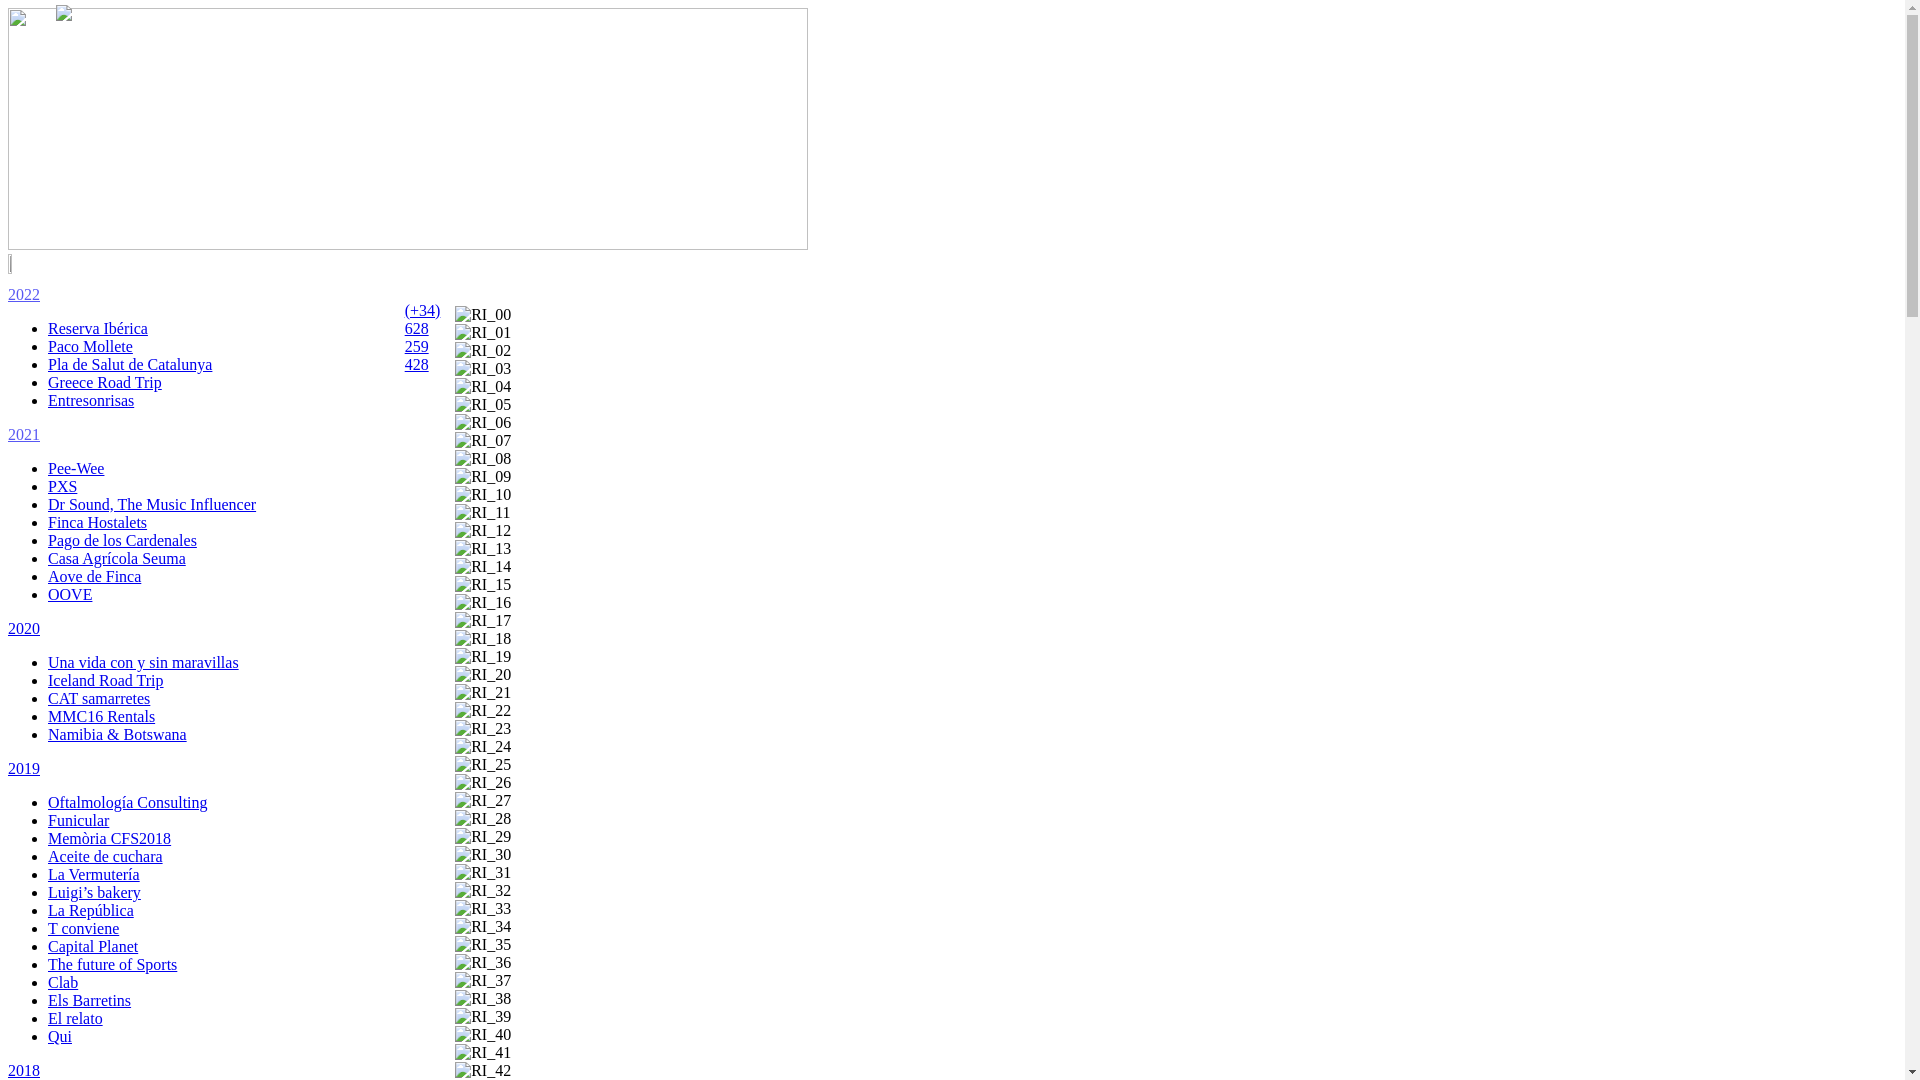  Describe the element at coordinates (48, 345) in the screenshot. I see `'Paco Mollete'` at that location.